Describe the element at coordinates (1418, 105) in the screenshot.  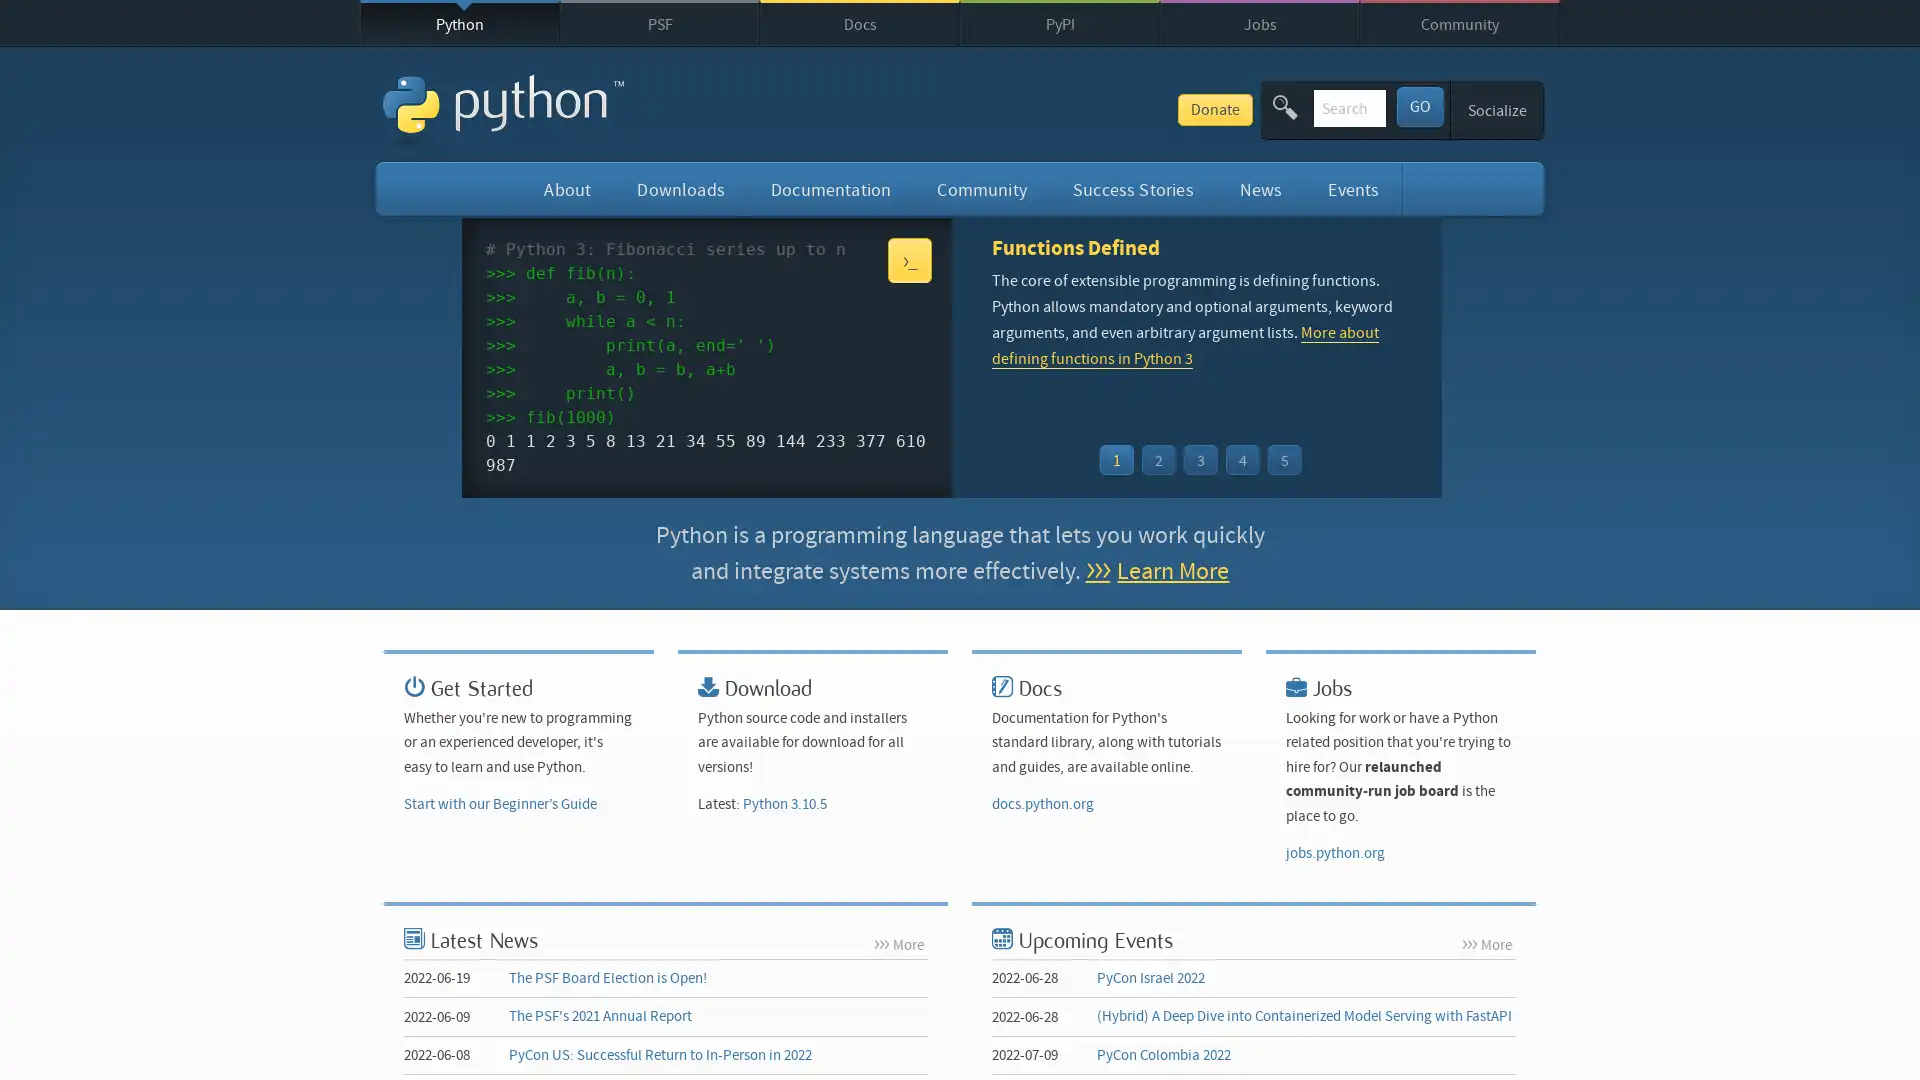
I see `GO` at that location.